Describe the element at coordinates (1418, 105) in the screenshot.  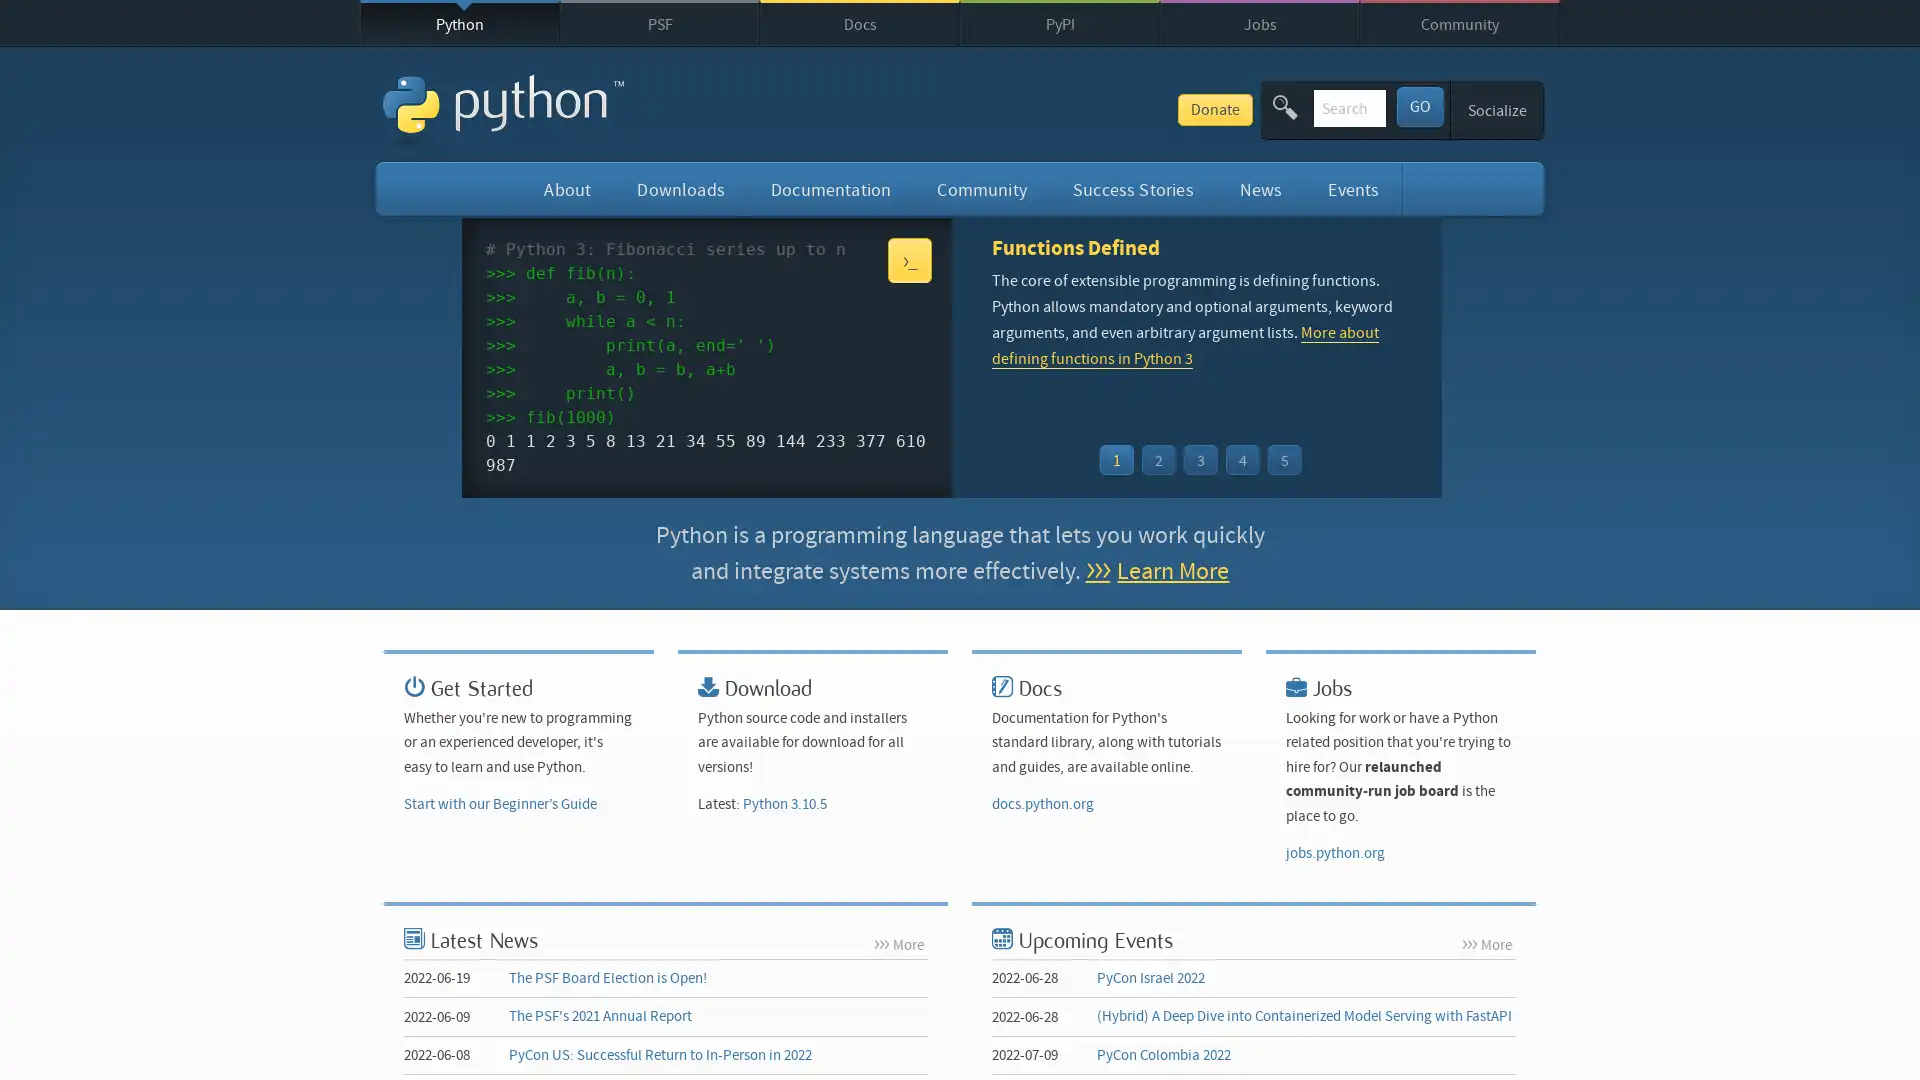
I see `GO` at that location.